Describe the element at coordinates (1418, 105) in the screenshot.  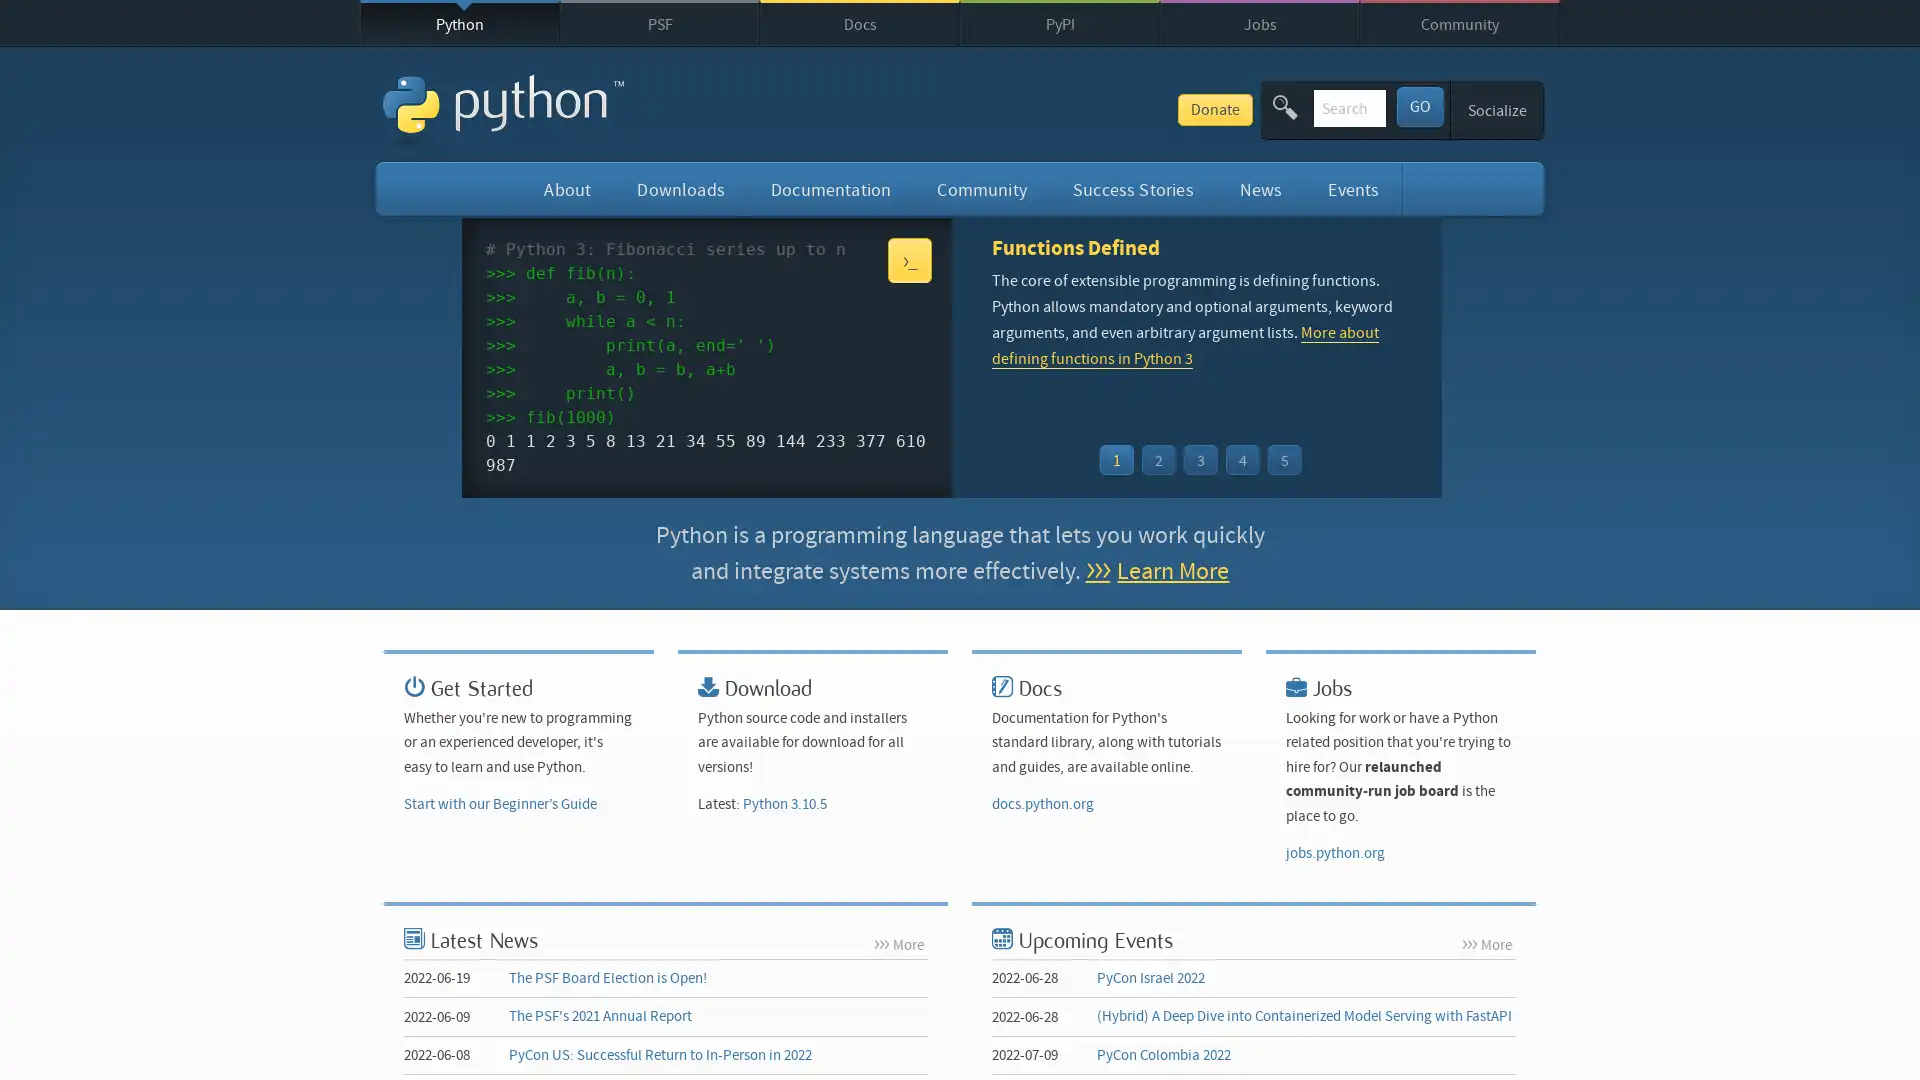
I see `GO` at that location.